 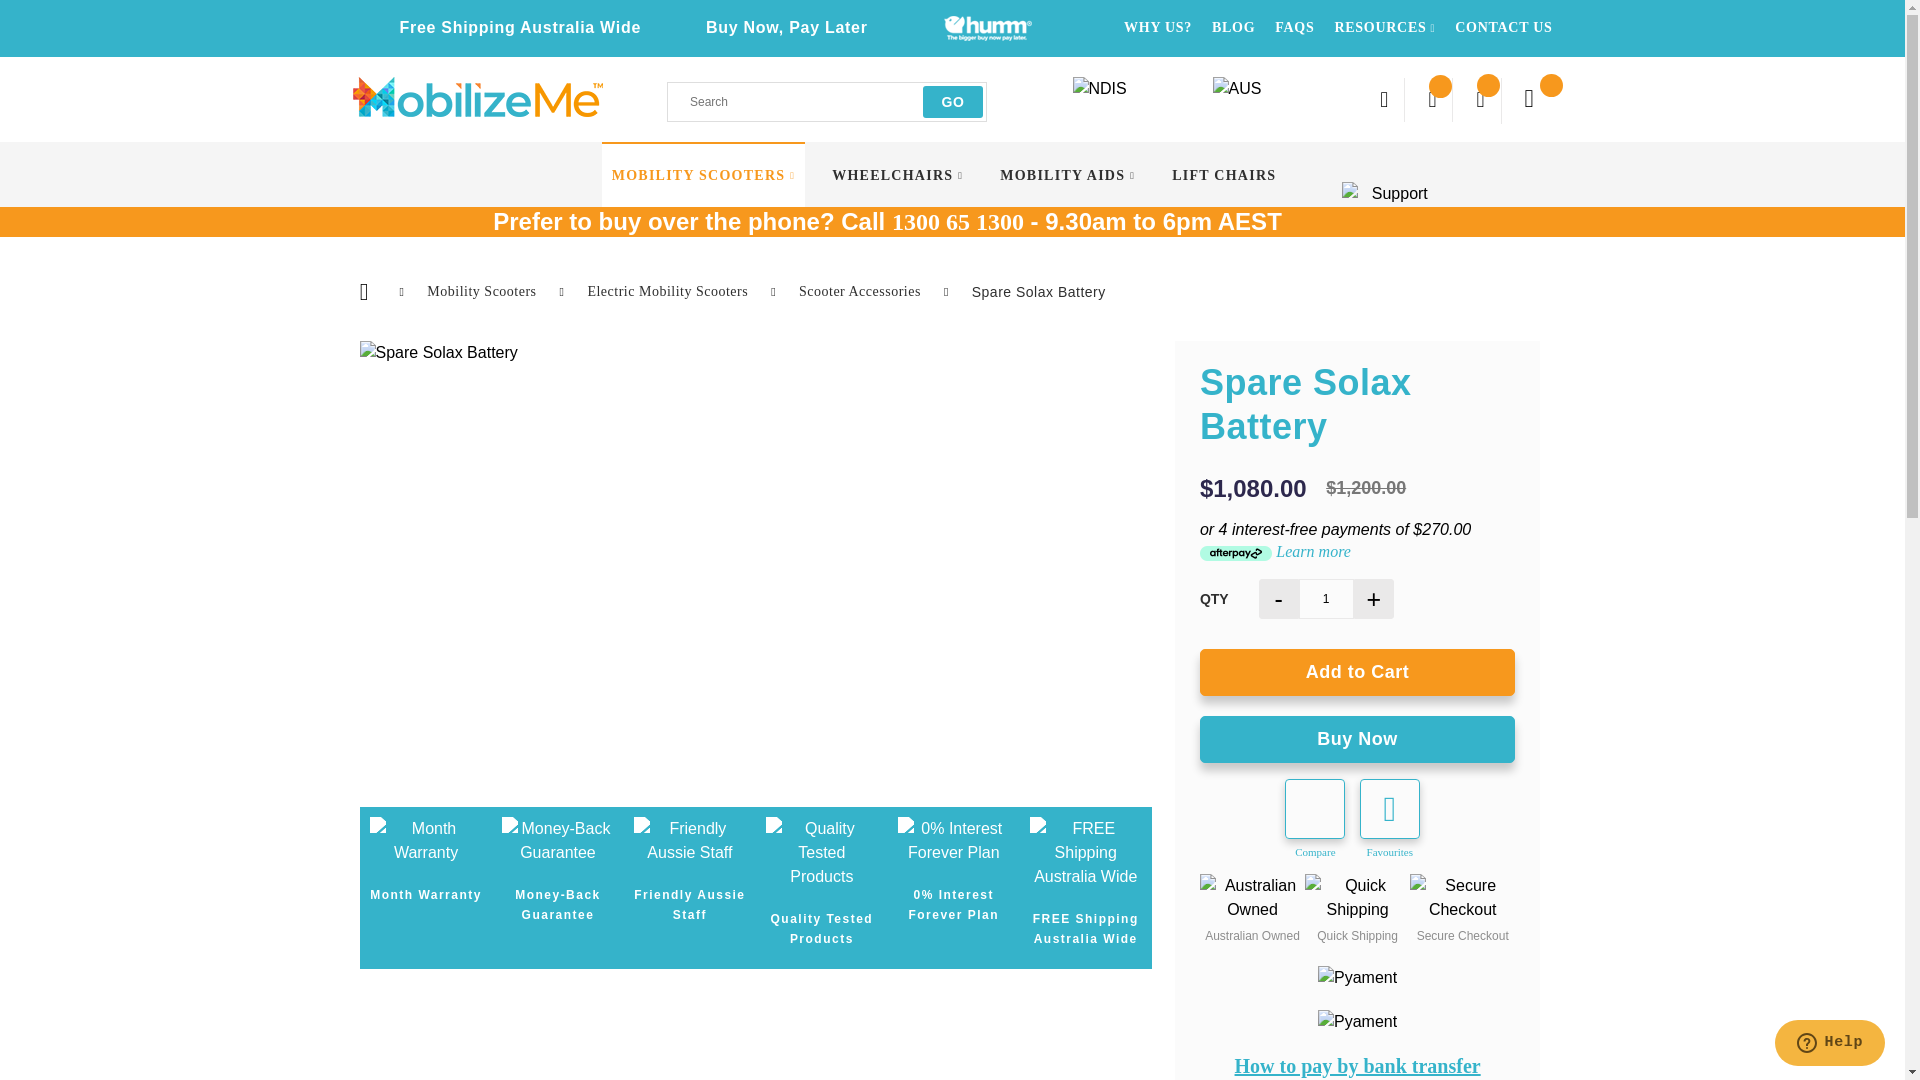 I want to click on 'WHEELCHAIRS', so click(x=896, y=174).